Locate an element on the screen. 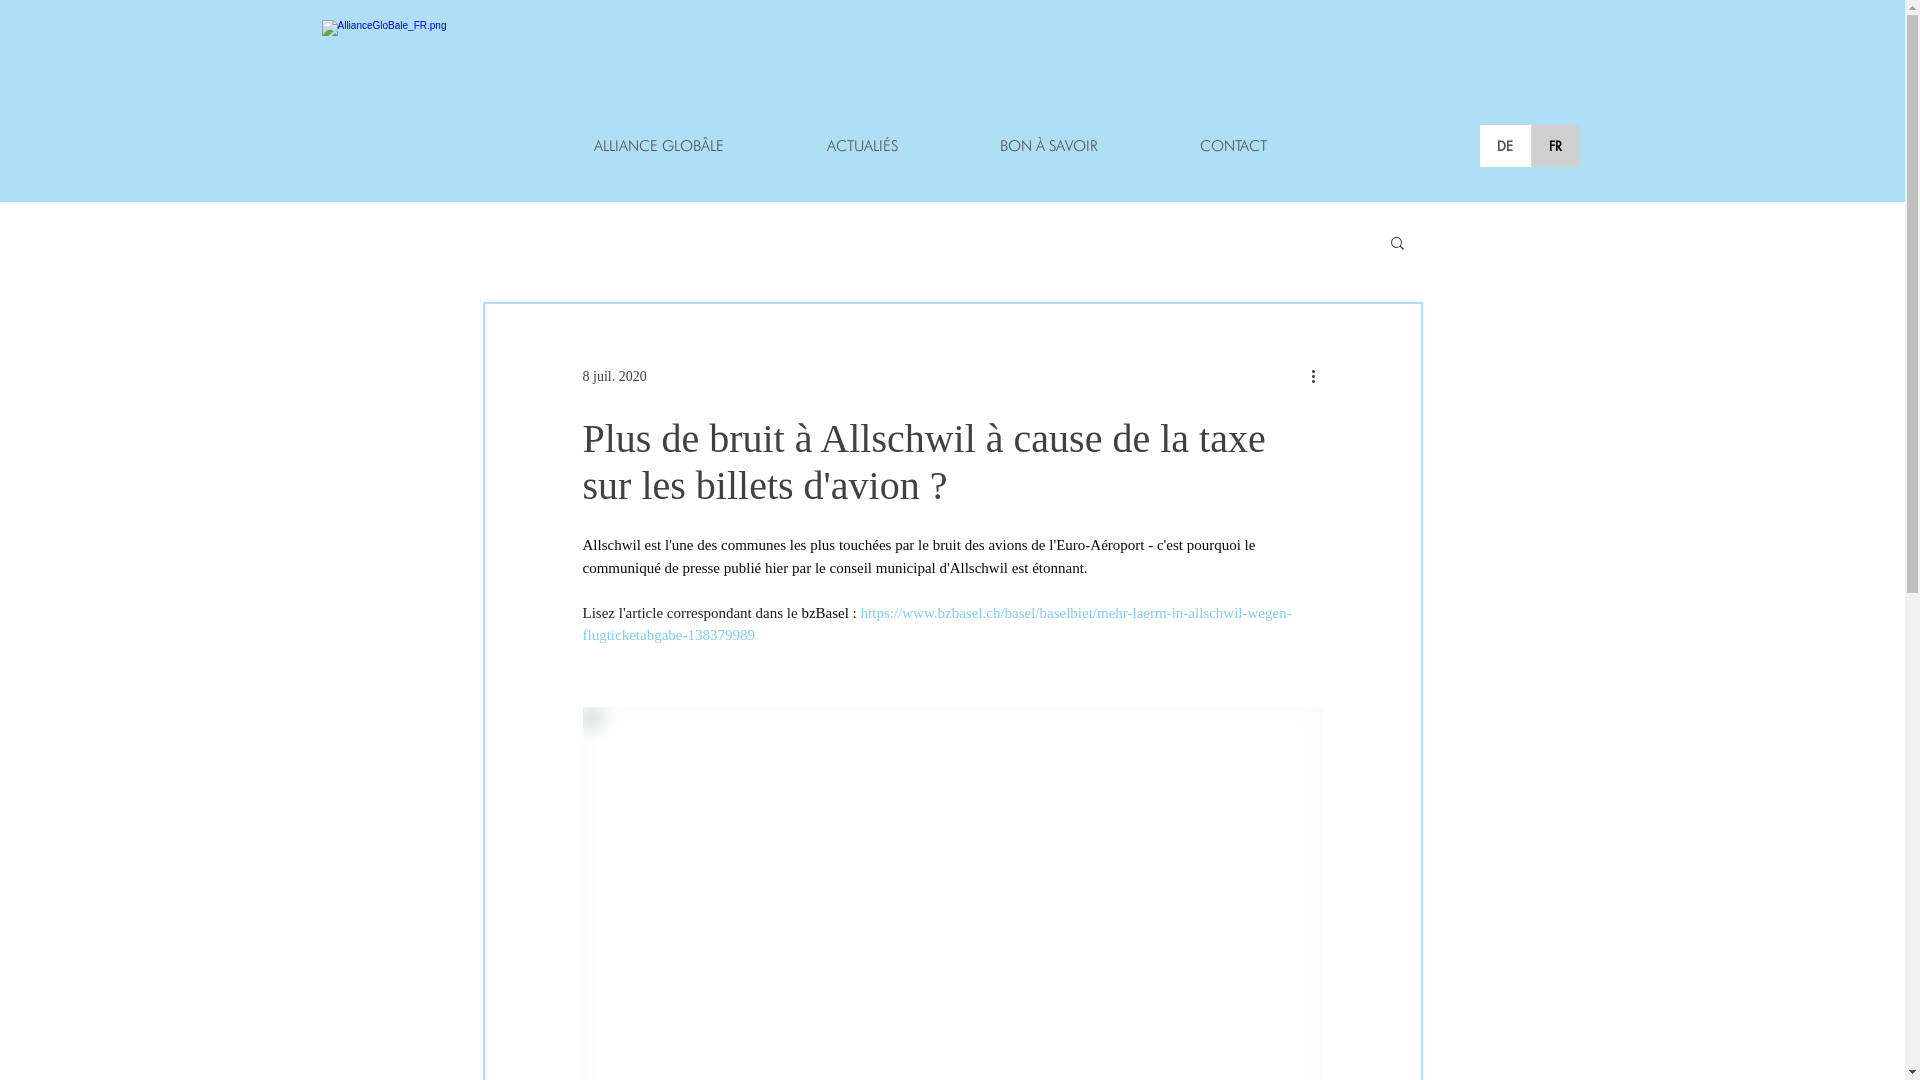  'CONTACT' is located at coordinates (1147, 145).